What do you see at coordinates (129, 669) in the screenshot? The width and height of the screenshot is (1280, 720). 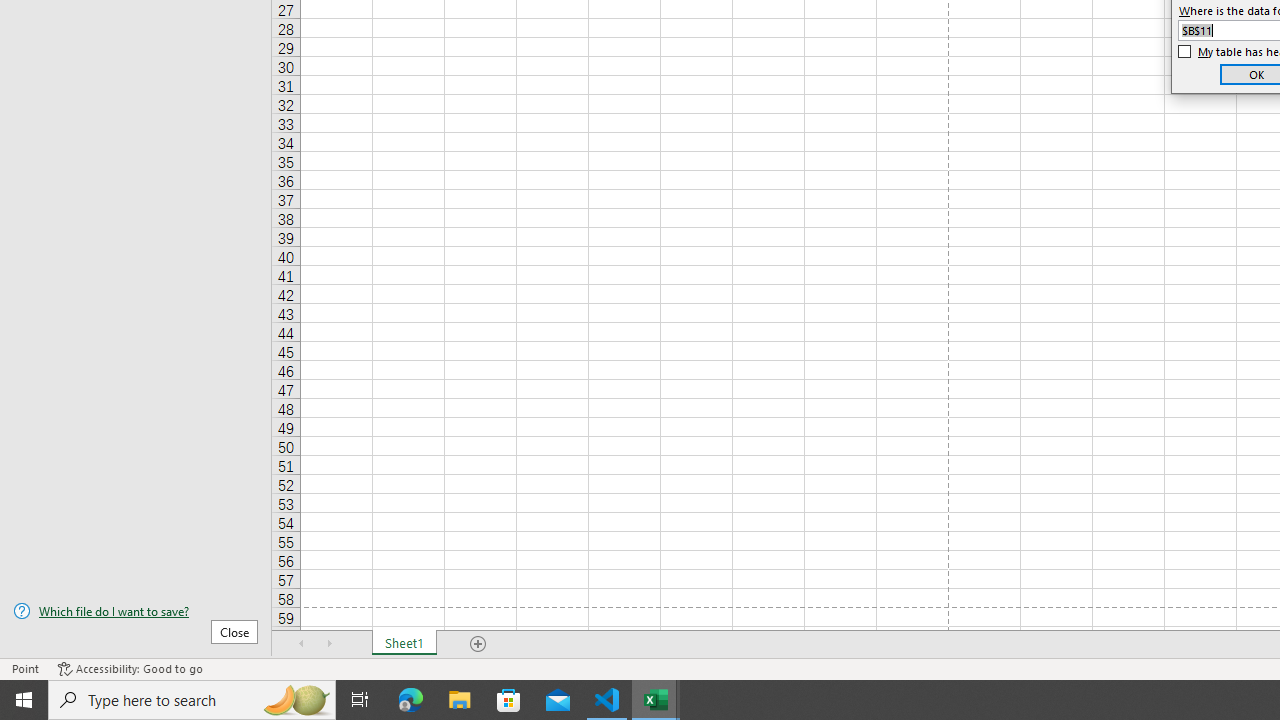 I see `'Accessibility Checker Accessibility: Good to go'` at bounding box center [129, 669].